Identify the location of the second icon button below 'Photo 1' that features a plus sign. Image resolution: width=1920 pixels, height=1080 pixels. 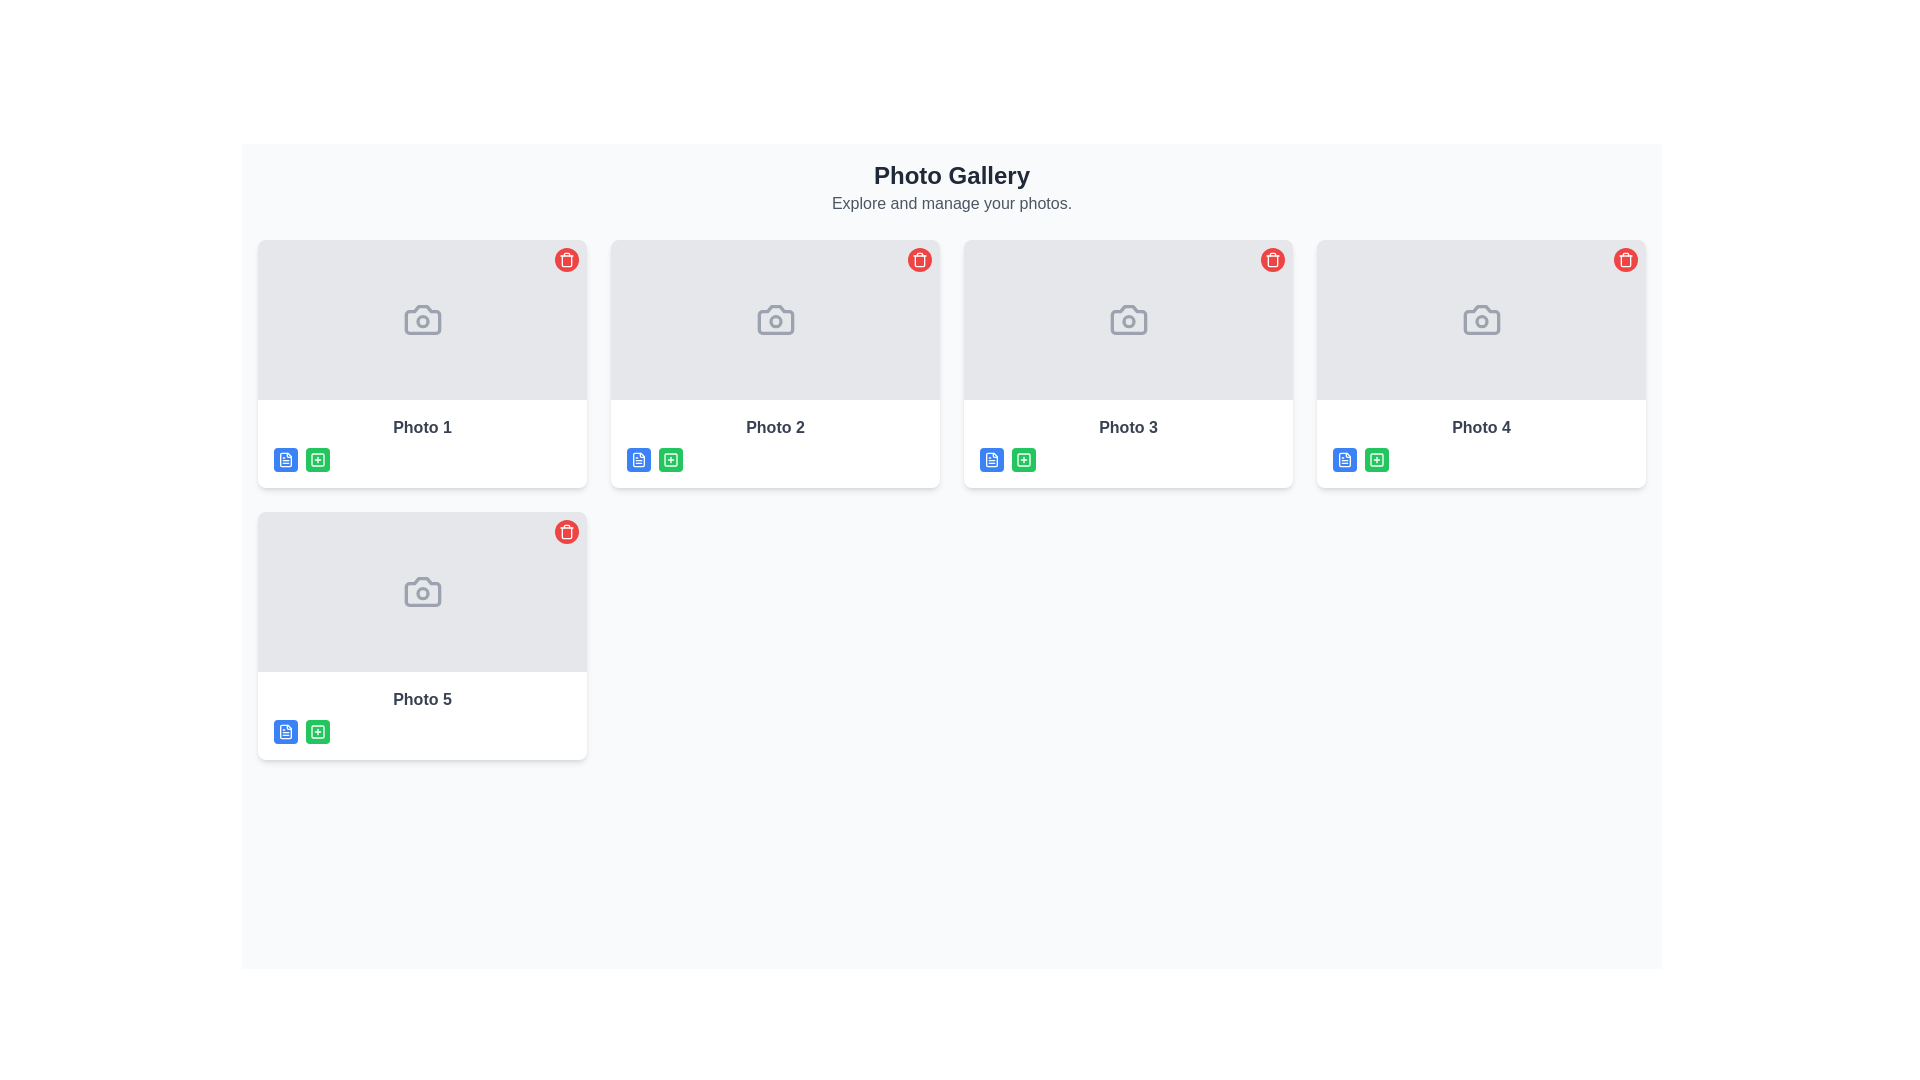
(316, 459).